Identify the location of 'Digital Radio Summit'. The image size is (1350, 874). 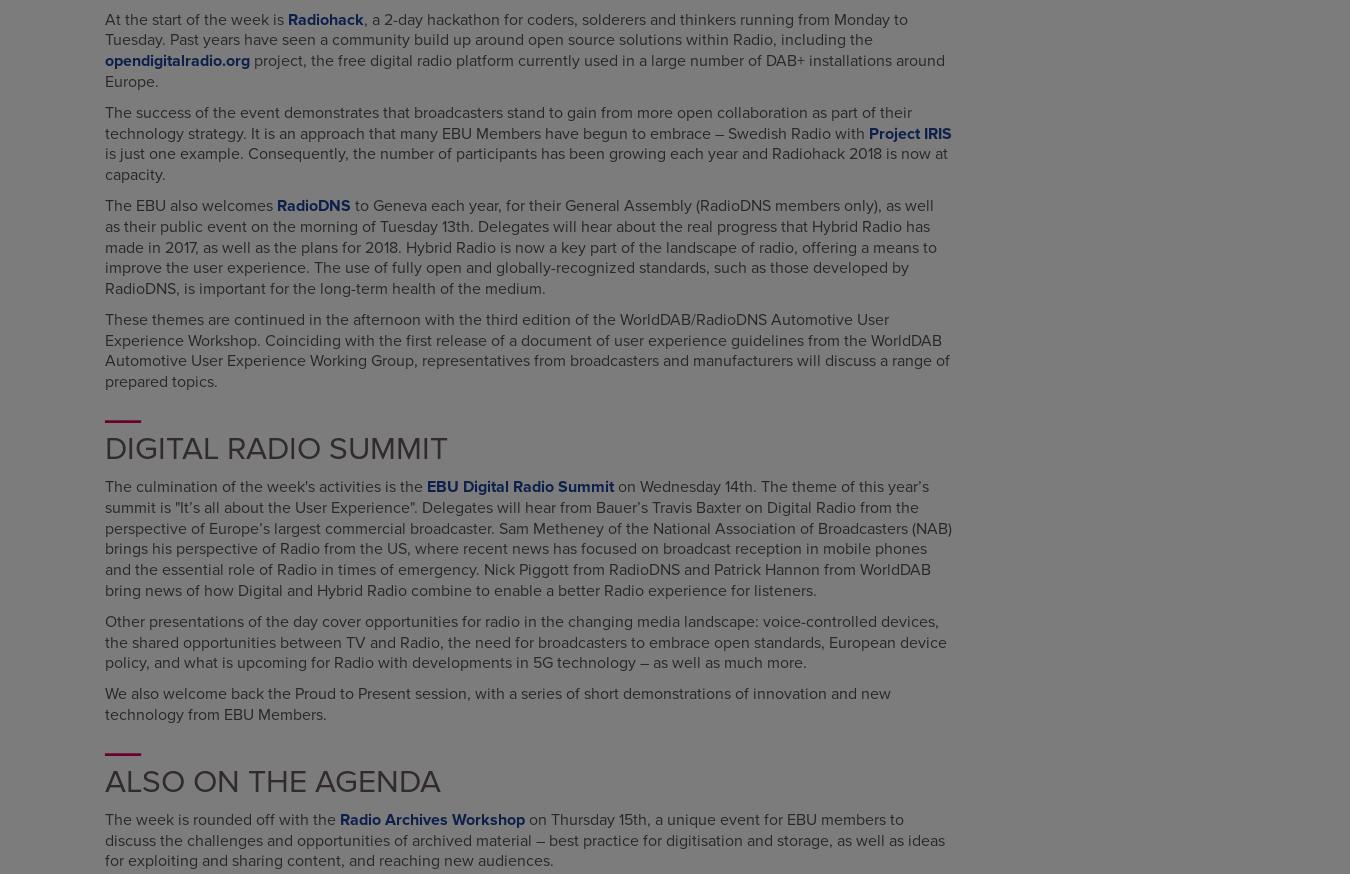
(275, 447).